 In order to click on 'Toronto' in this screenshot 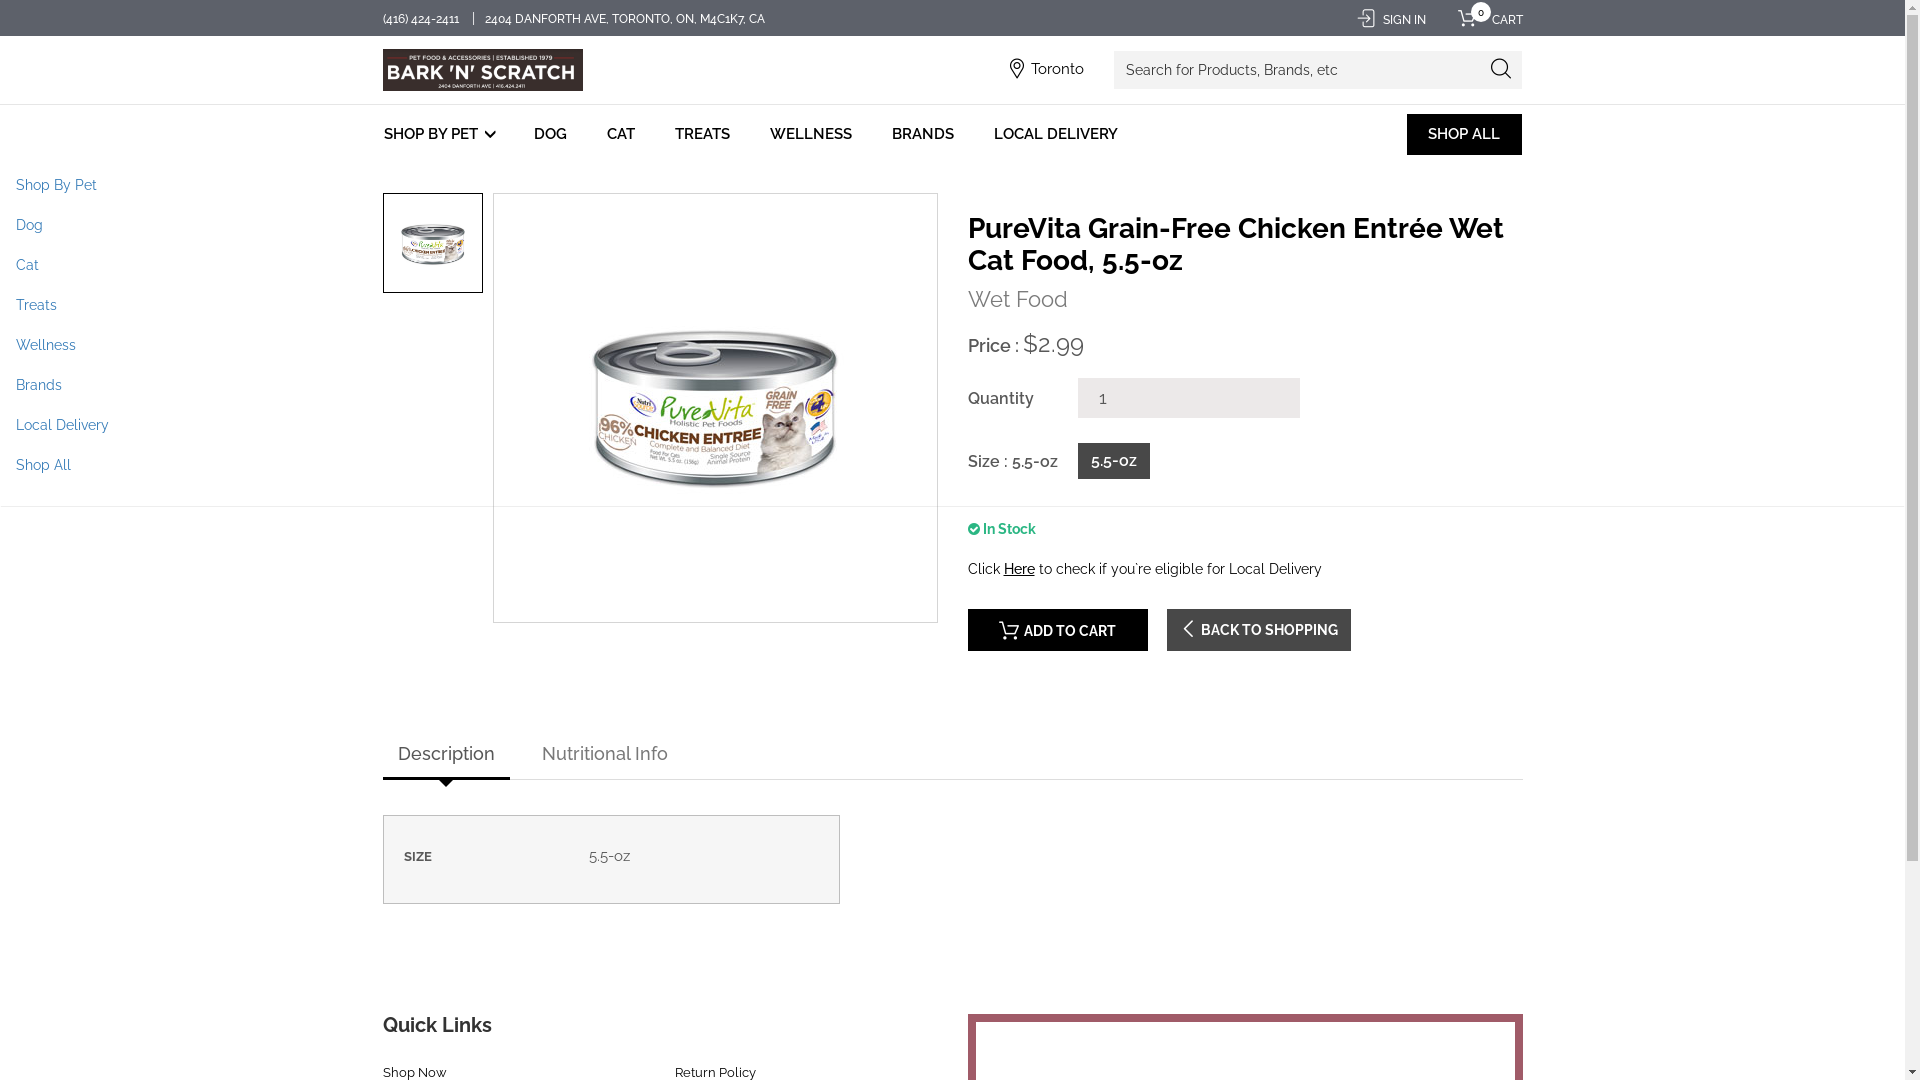, I will do `click(1056, 68)`.